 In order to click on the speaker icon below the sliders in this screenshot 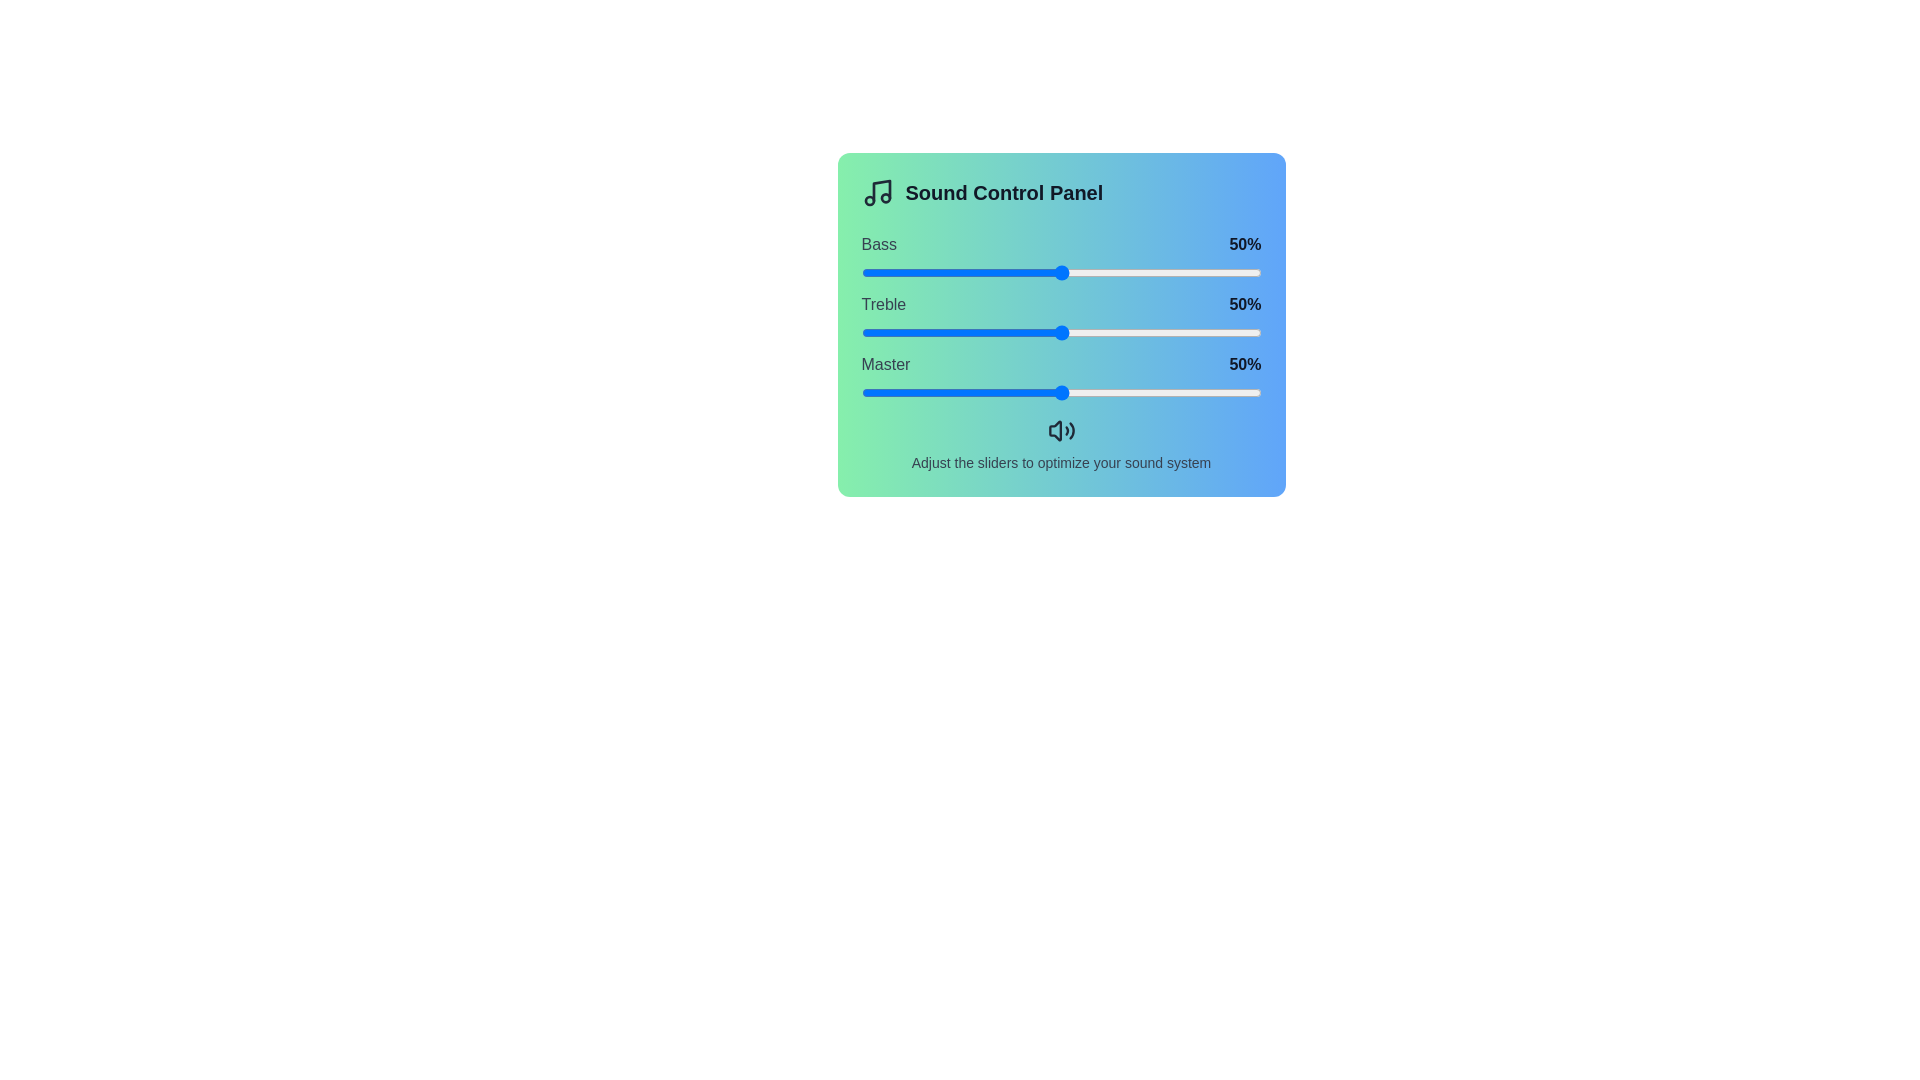, I will do `click(1060, 430)`.